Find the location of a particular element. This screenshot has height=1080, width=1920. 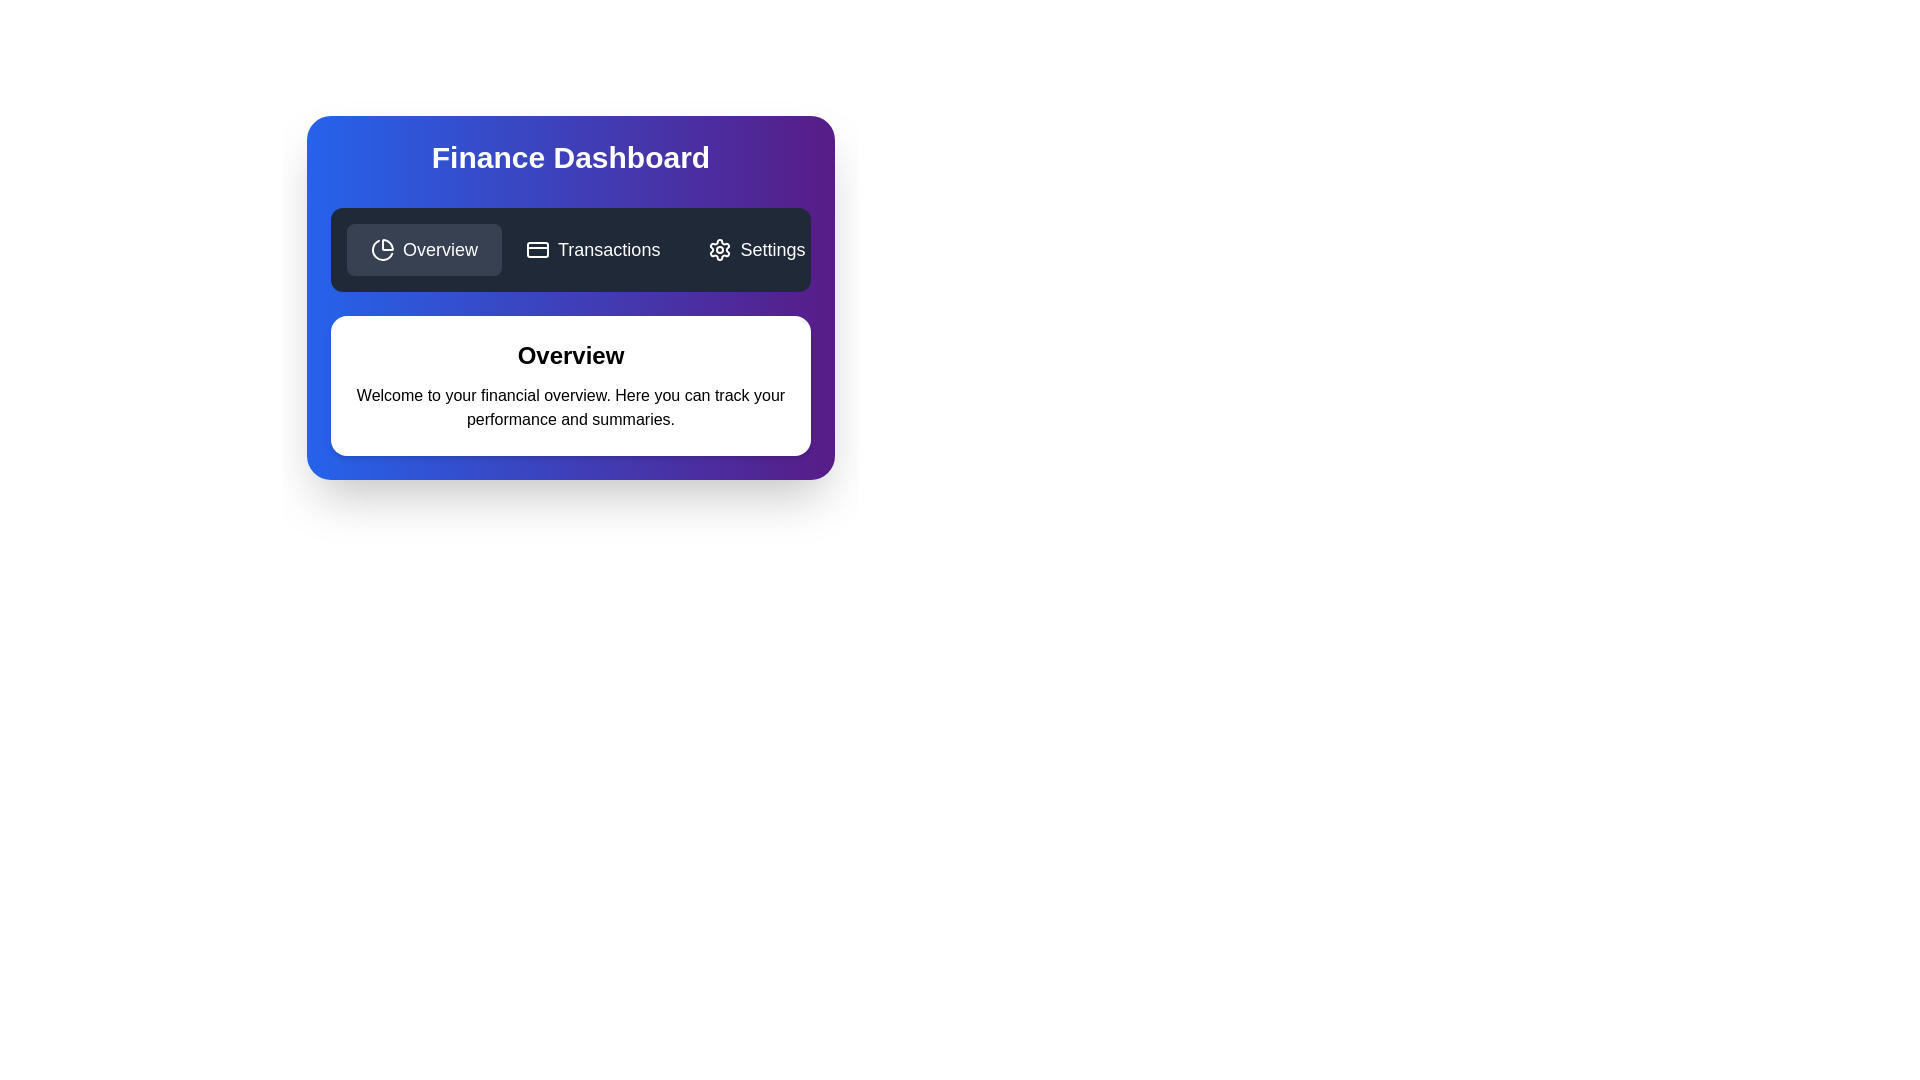

the 'Settings' button, which is a rectangular button with a dark background, a white settings gear icon, and the text 'Settings' in white font, located is located at coordinates (755, 249).